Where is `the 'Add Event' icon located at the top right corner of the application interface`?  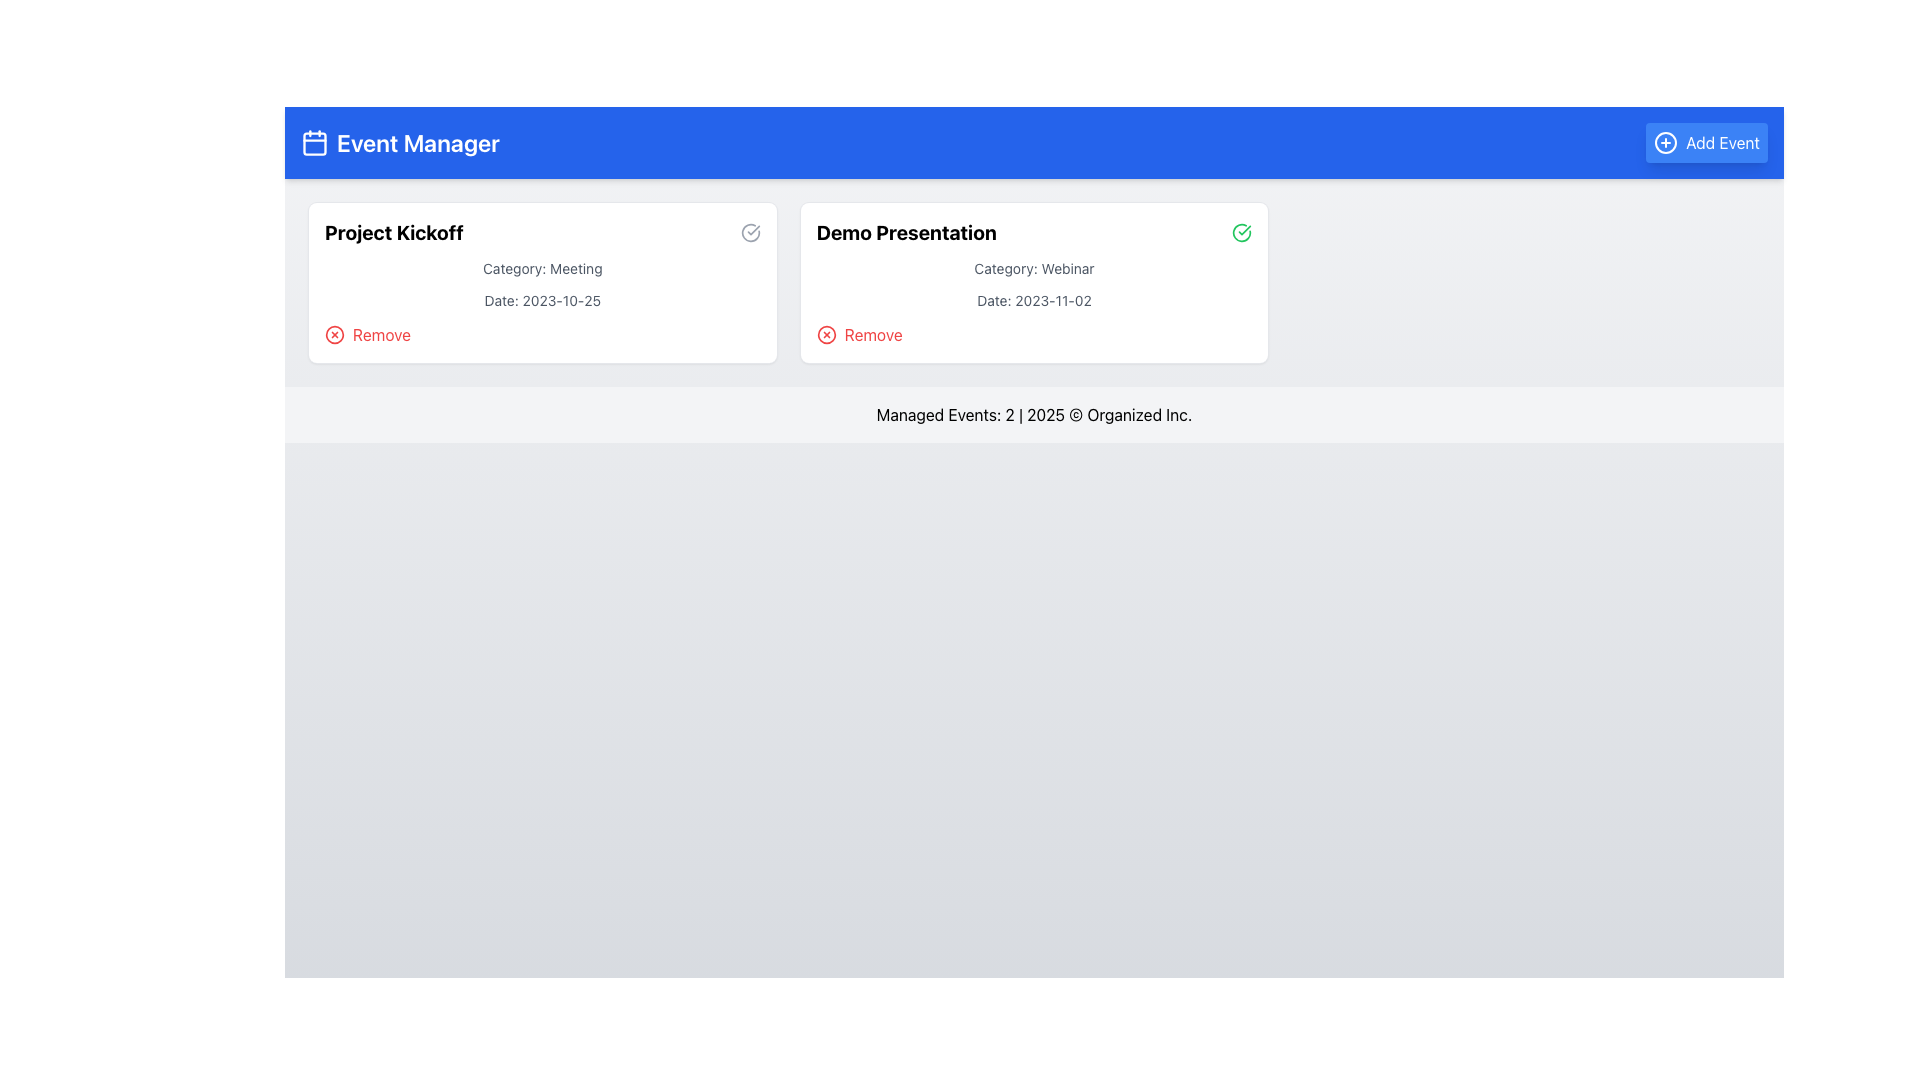 the 'Add Event' icon located at the top right corner of the application interface is located at coordinates (1666, 141).